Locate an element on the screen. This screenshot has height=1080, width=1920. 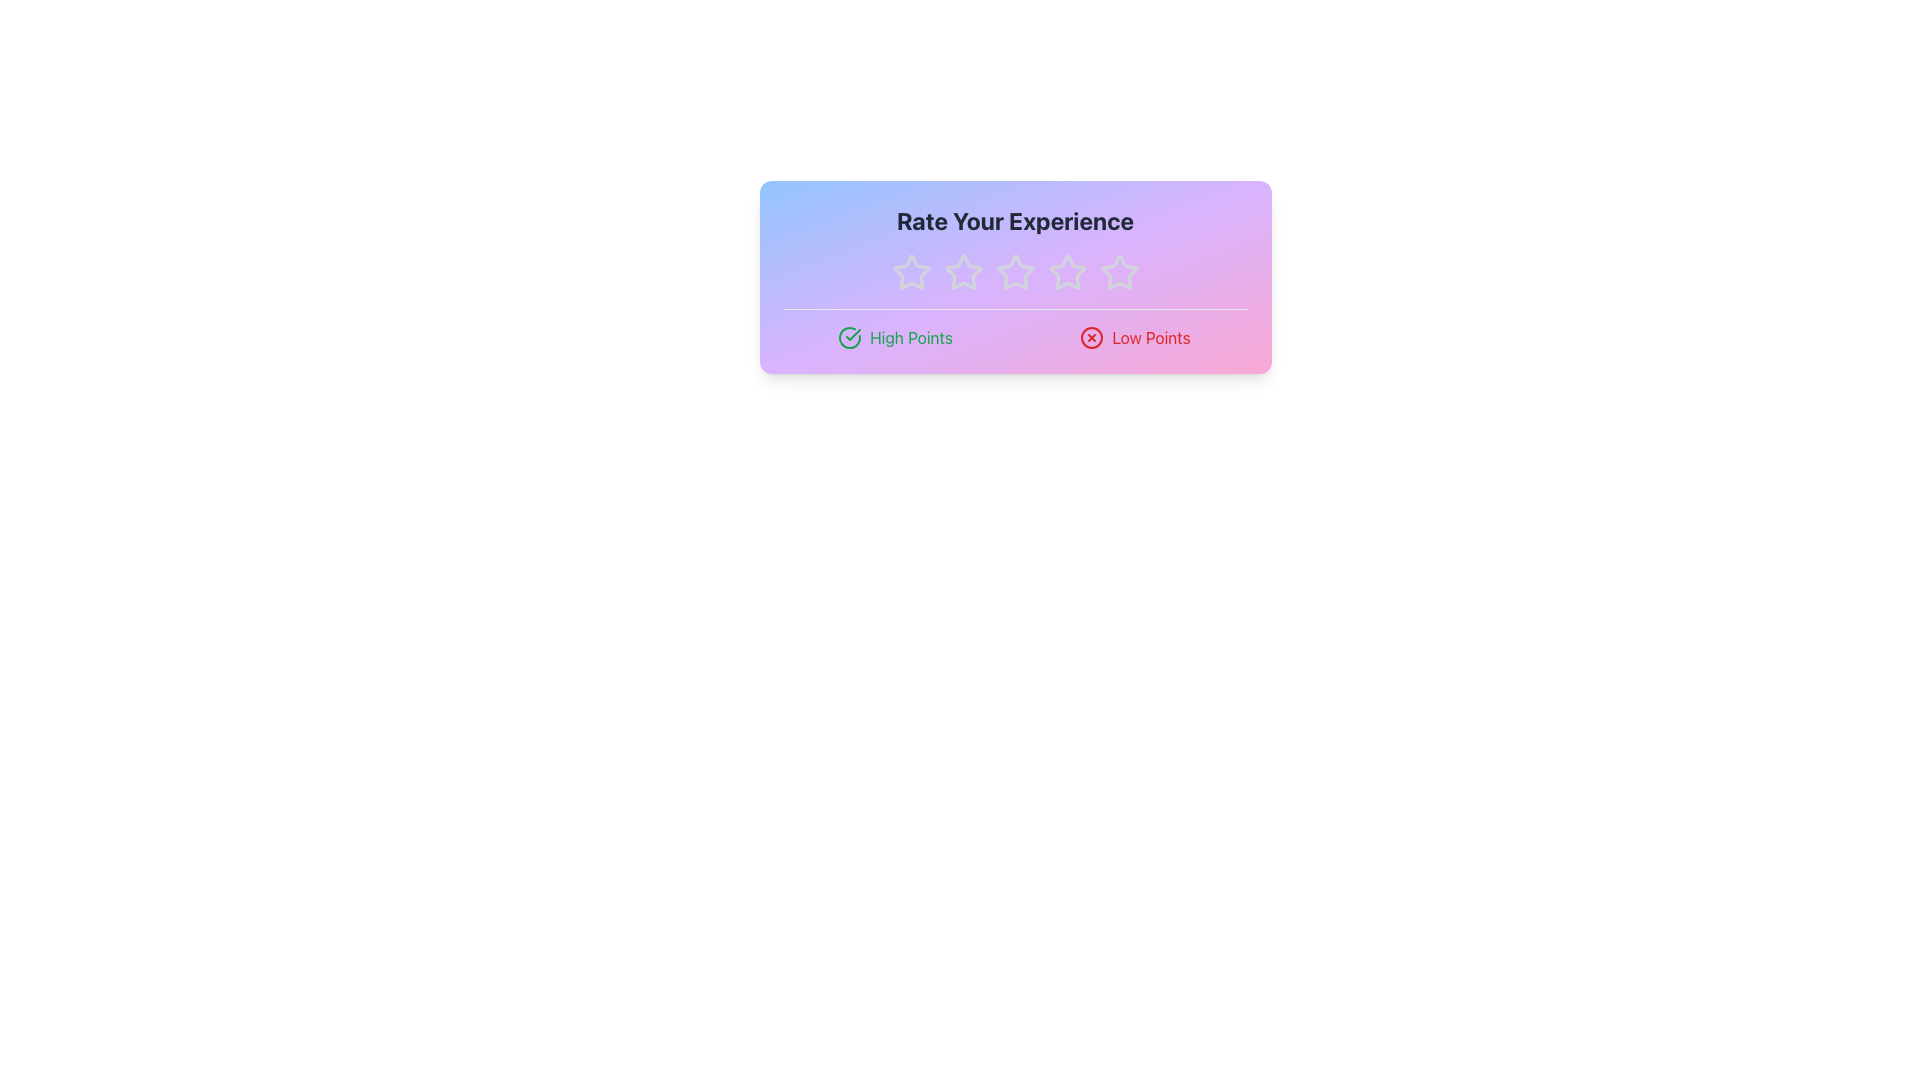
the first star-shaped button in the rating component is located at coordinates (910, 273).